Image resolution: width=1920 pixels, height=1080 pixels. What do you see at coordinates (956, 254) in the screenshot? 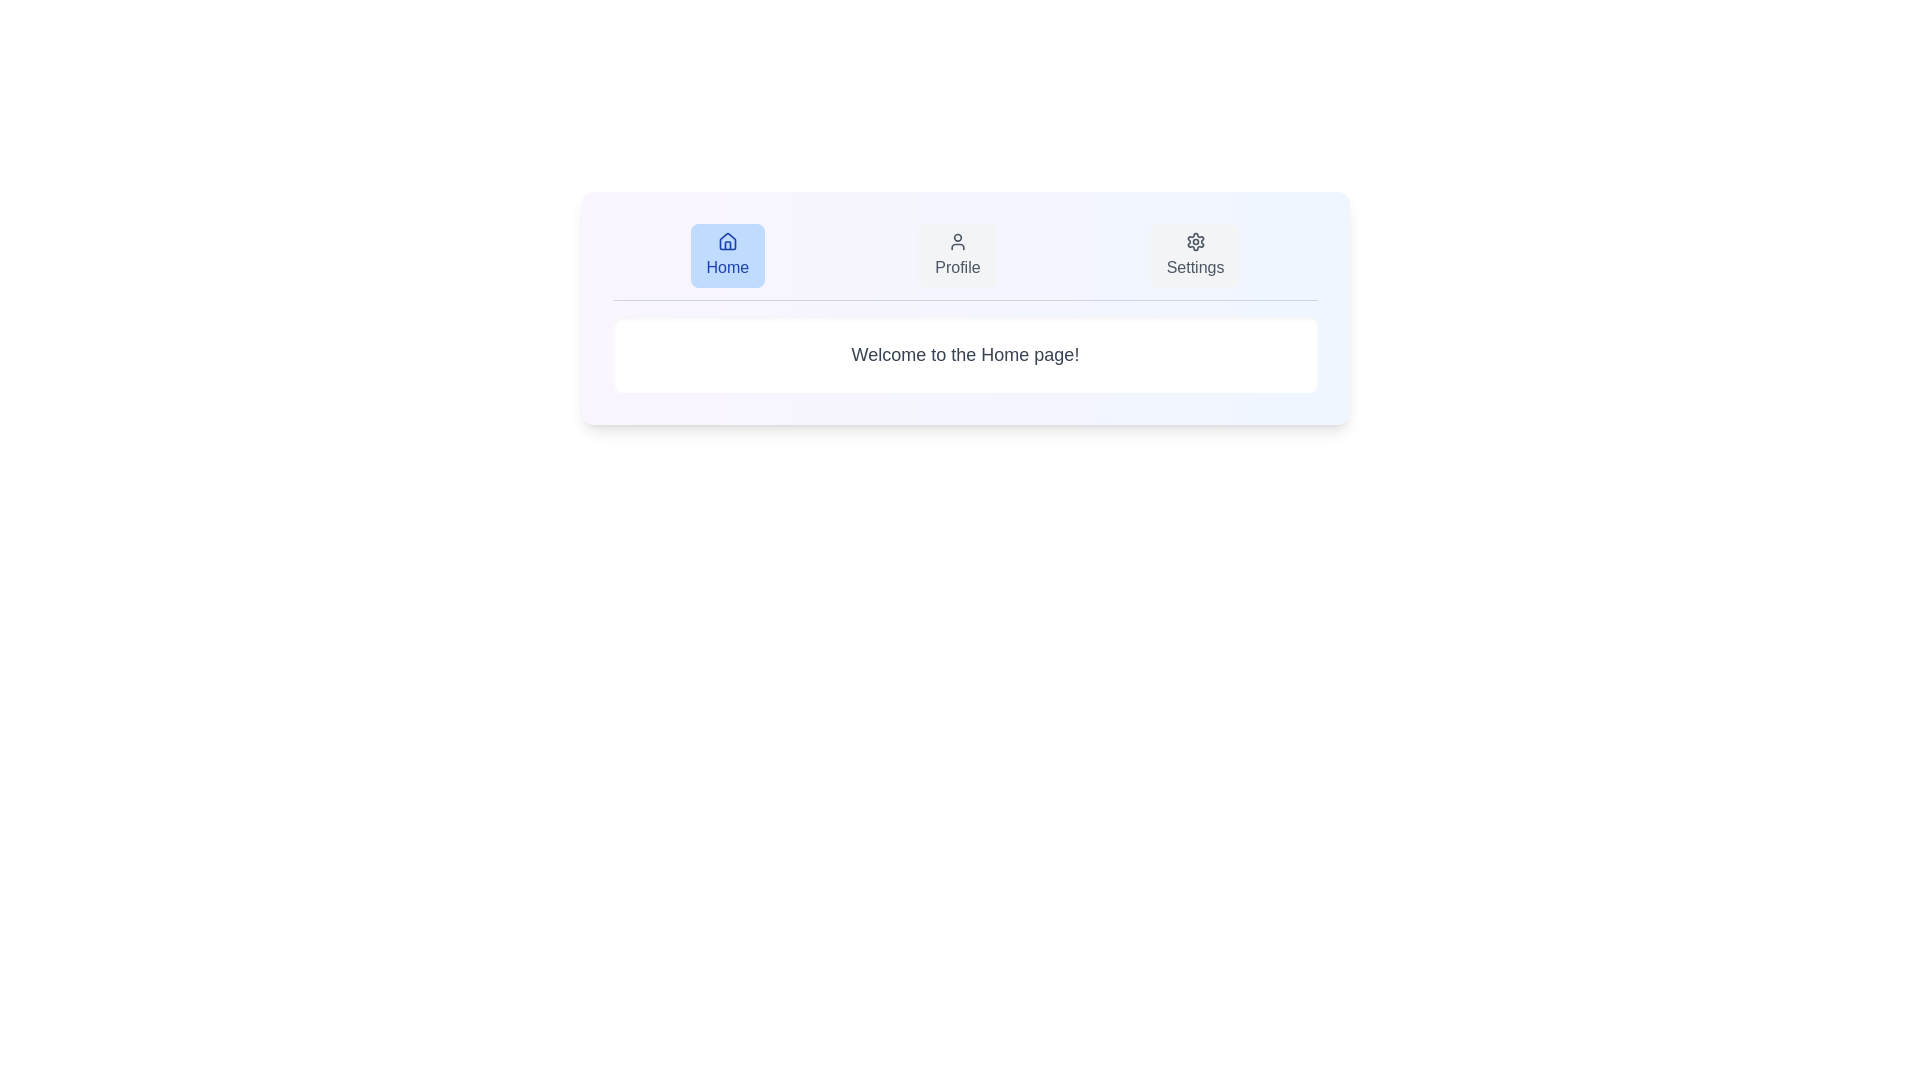
I see `the Profile tab by clicking on it` at bounding box center [956, 254].